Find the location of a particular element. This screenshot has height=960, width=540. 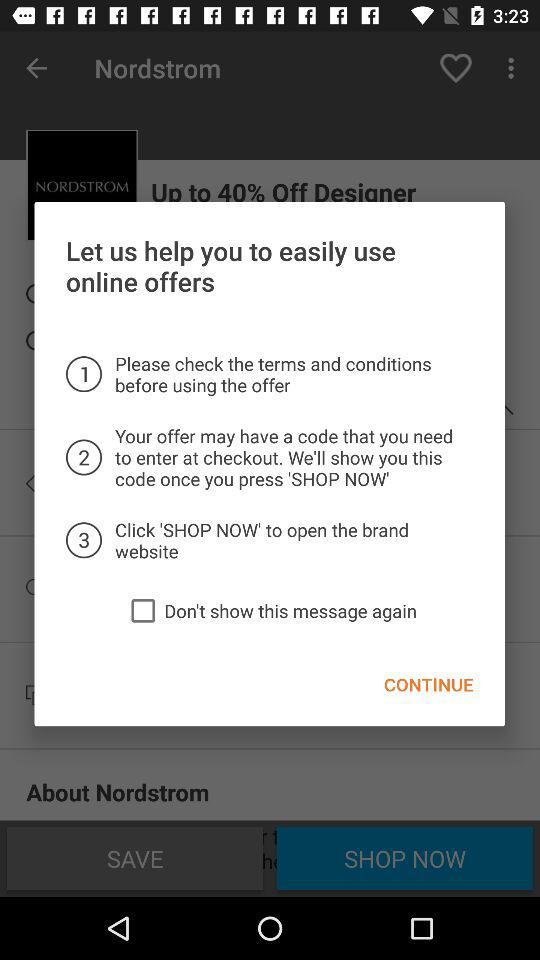

do n't show again toggle is located at coordinates (142, 609).